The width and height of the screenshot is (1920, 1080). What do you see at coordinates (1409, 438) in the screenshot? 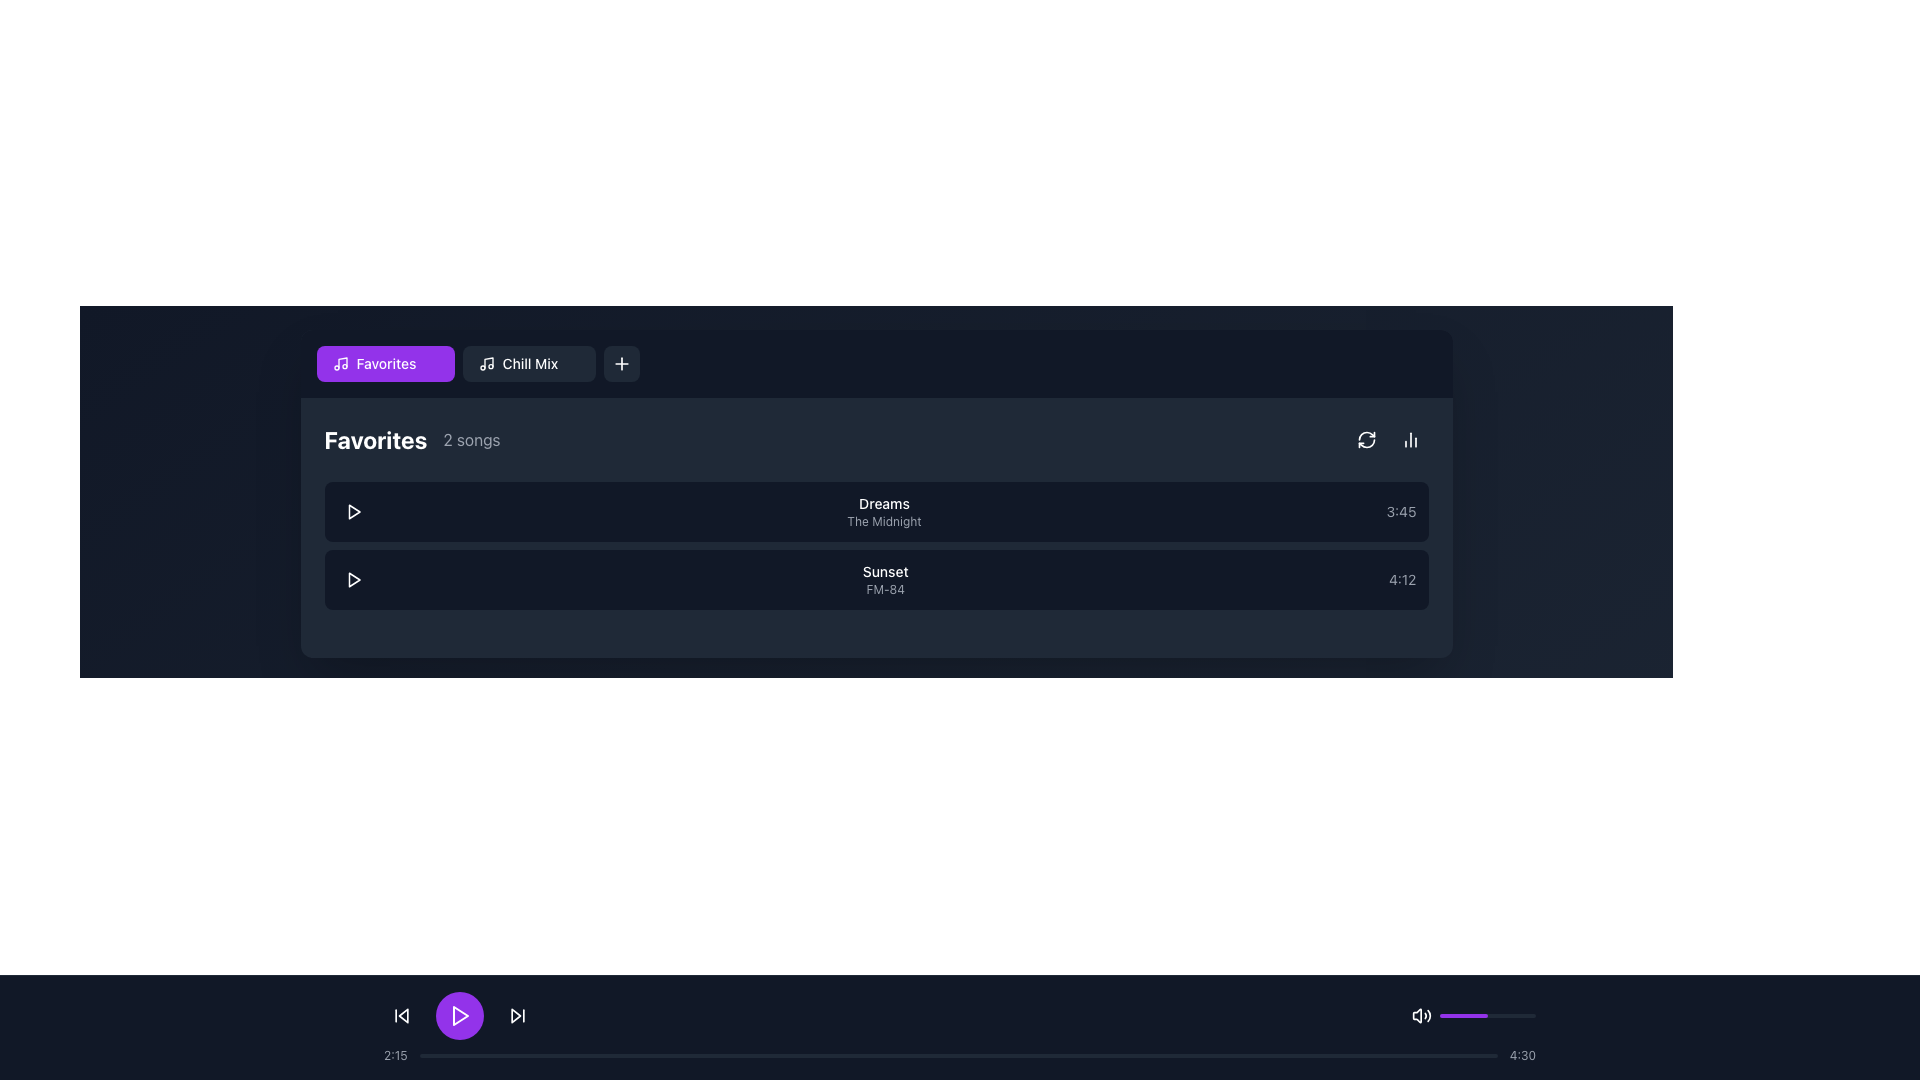
I see `the circular button with a dark background and a column chart icon, located to the right of the refresh icon button in the header section of the playlist interface` at bounding box center [1409, 438].